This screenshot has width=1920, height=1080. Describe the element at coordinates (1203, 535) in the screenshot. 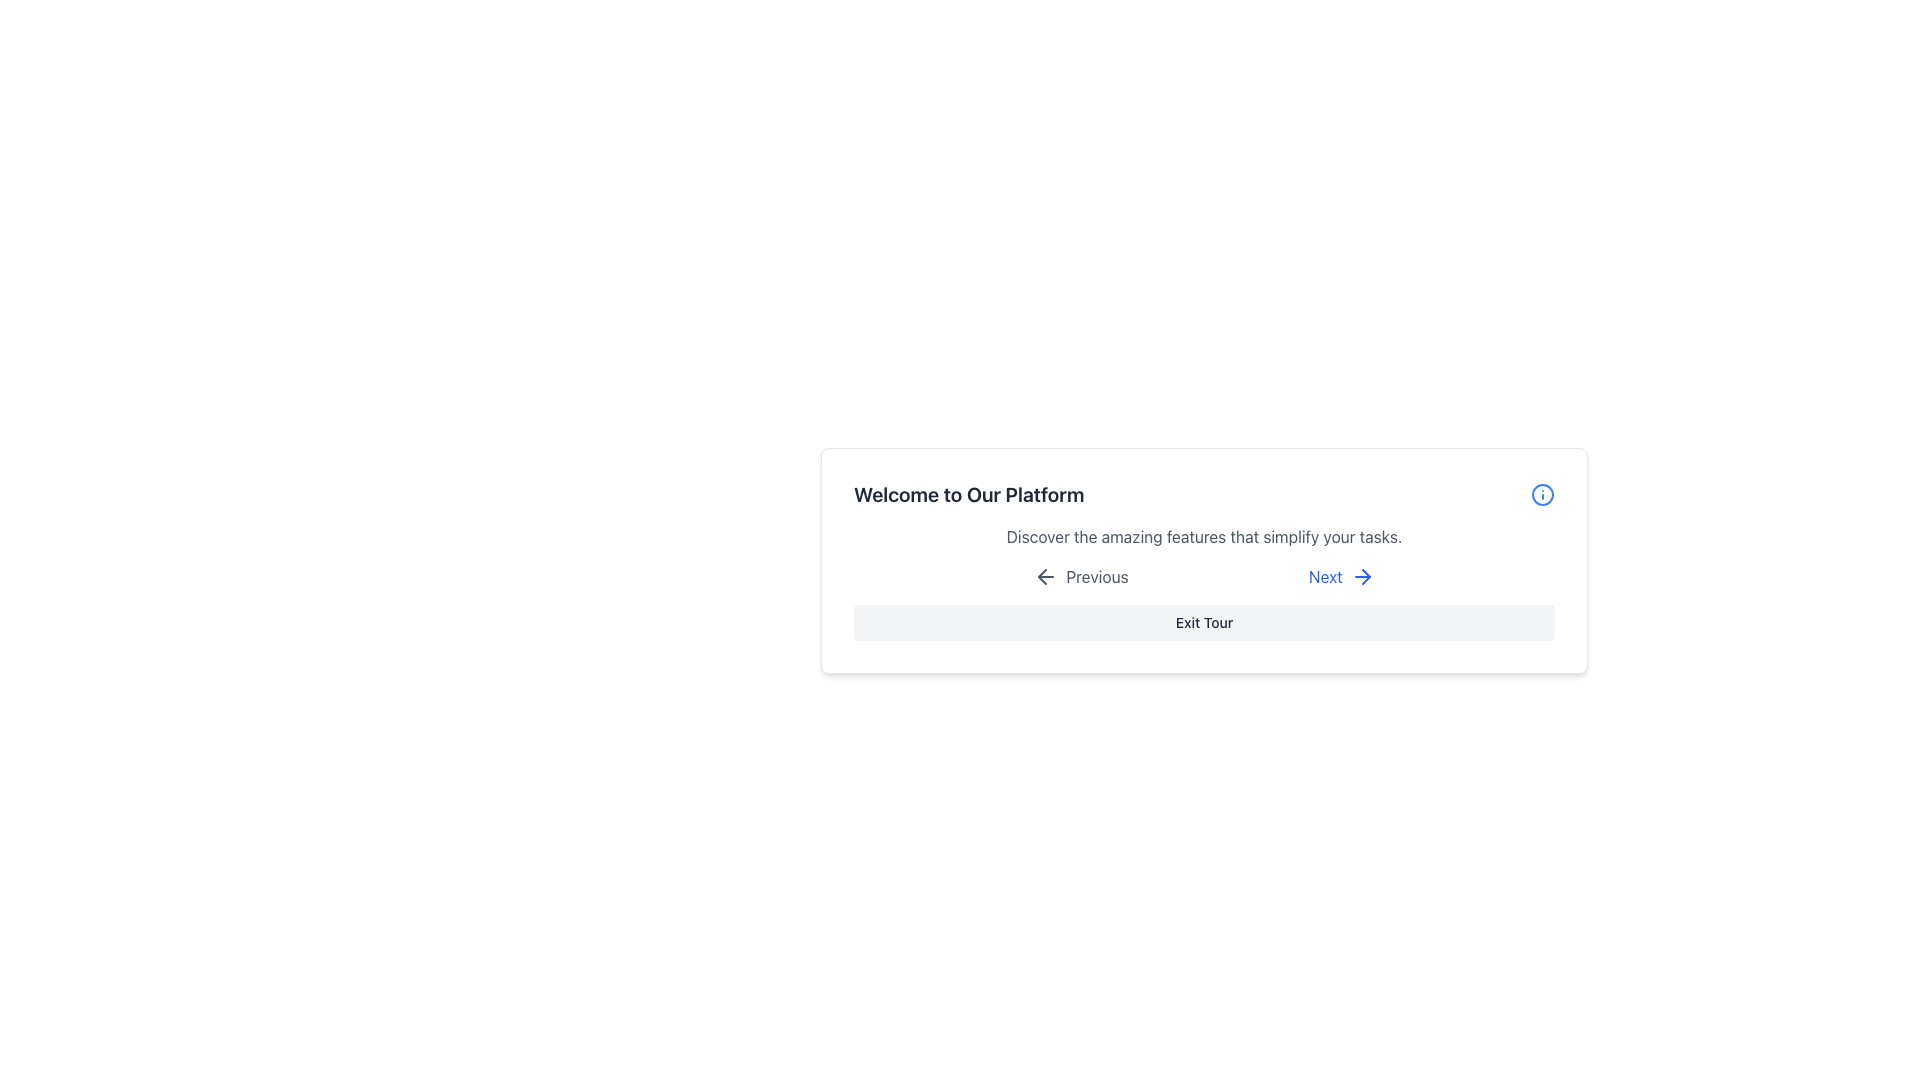

I see `the static text displaying 'Discover the amazing features that simplify your tasks.' which is located below the header 'Welcome to Our Platform'` at that location.